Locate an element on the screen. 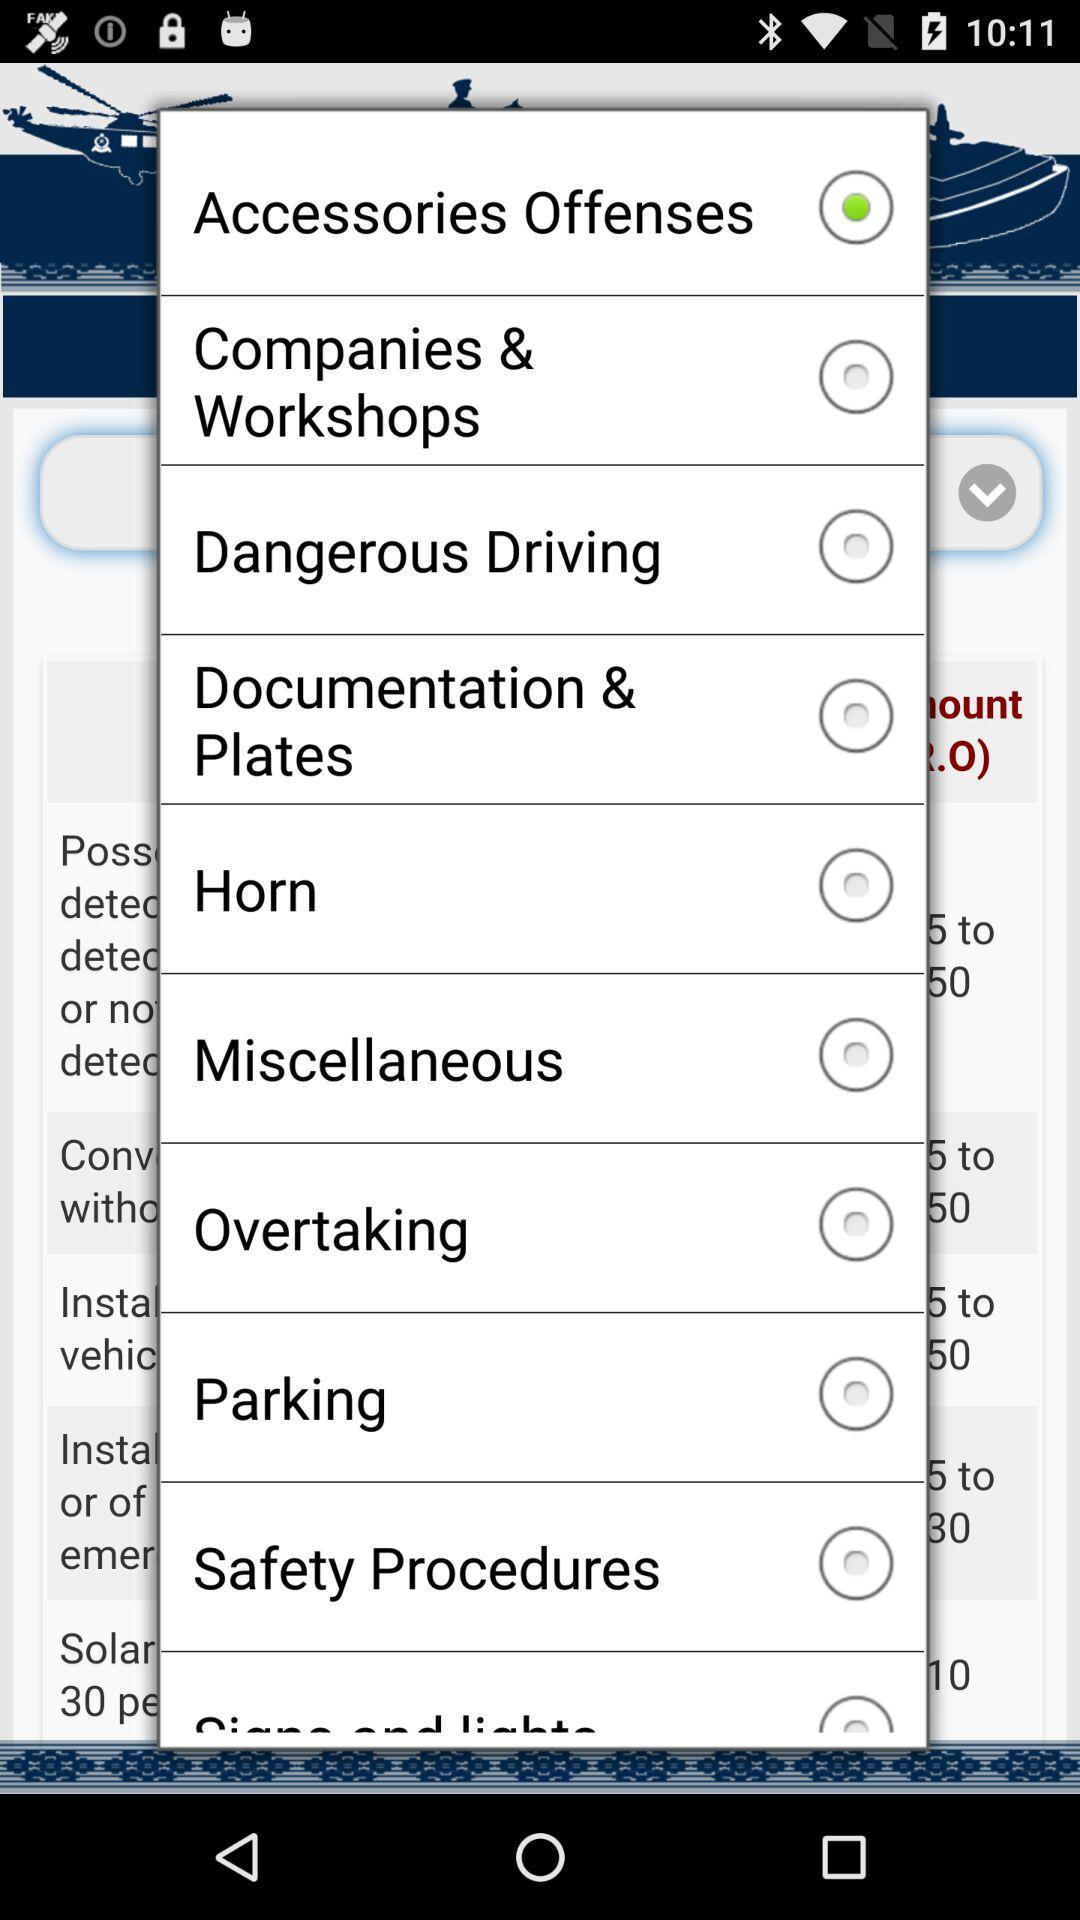 The width and height of the screenshot is (1080, 1920). the item above the companies & workshops checkbox is located at coordinates (542, 210).